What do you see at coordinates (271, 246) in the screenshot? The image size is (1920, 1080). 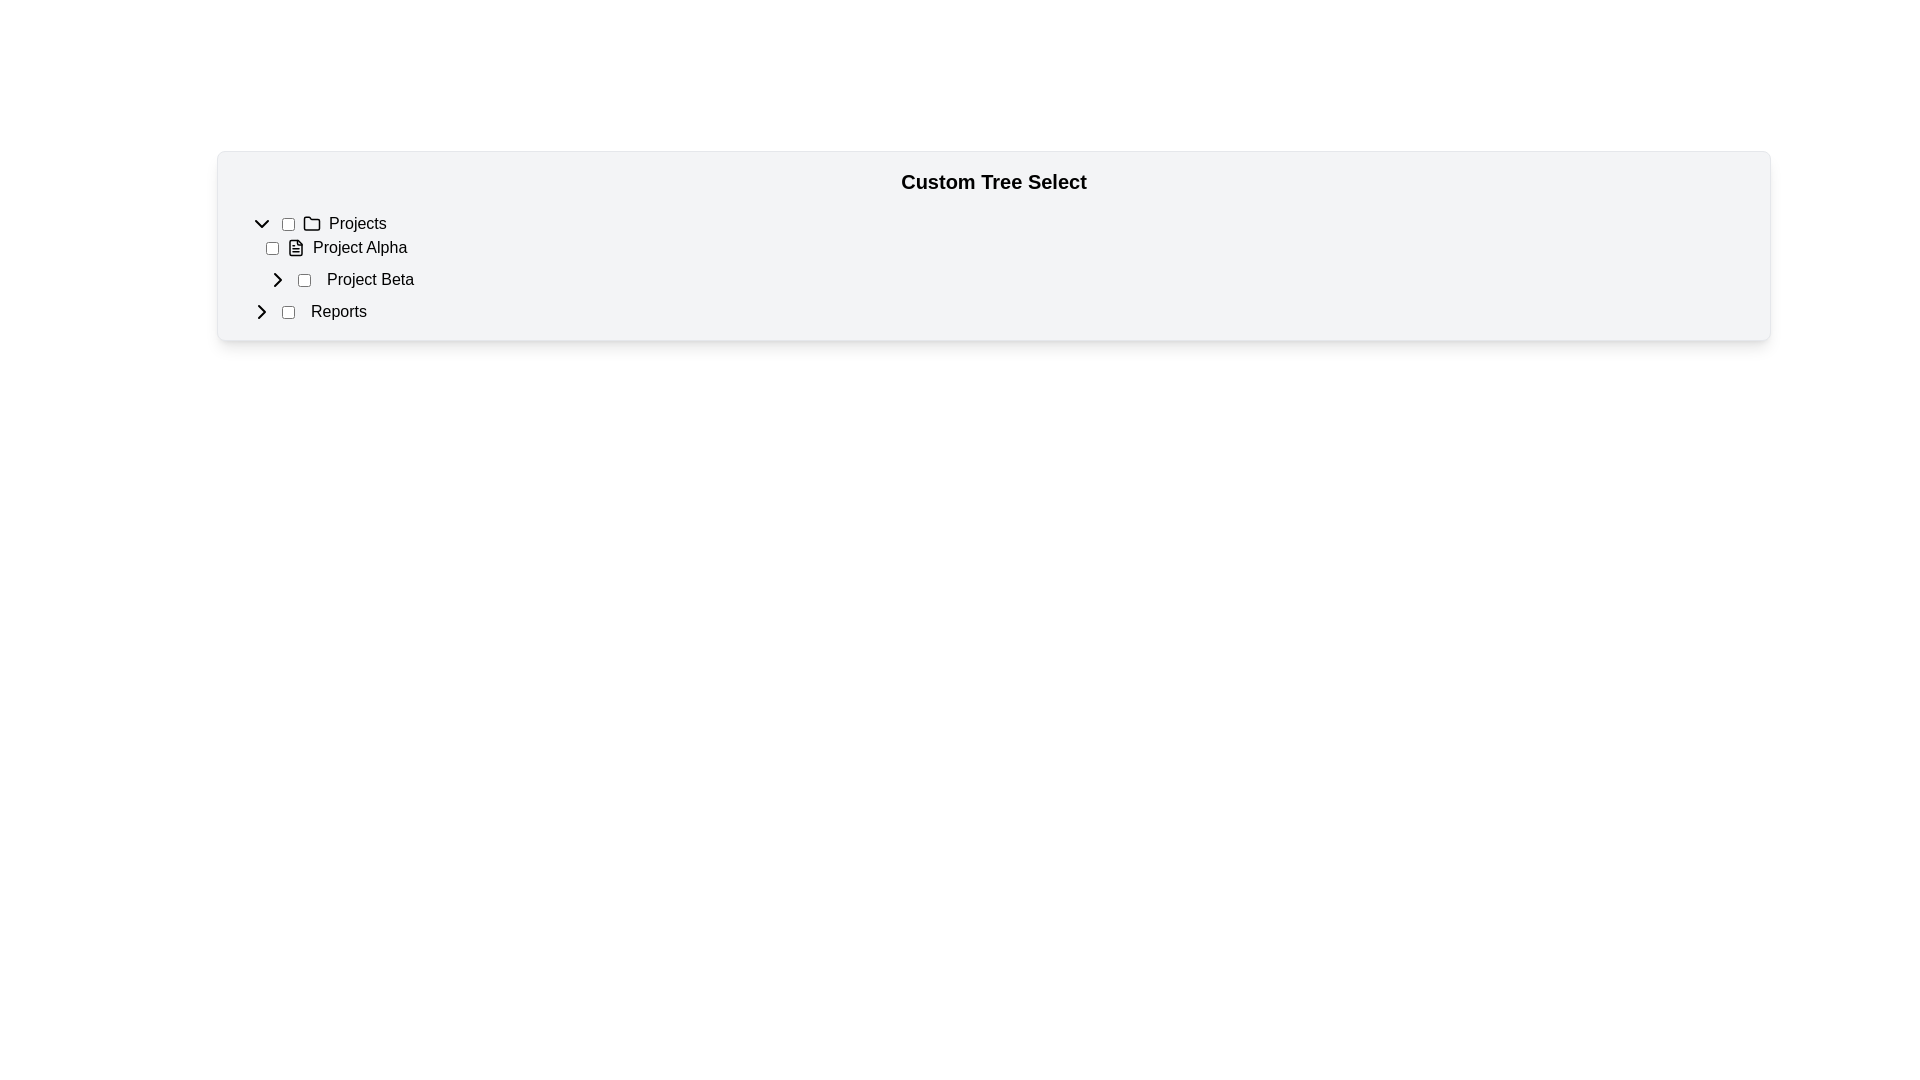 I see `the checkbox associated with the label 'Project Alpha'` at bounding box center [271, 246].